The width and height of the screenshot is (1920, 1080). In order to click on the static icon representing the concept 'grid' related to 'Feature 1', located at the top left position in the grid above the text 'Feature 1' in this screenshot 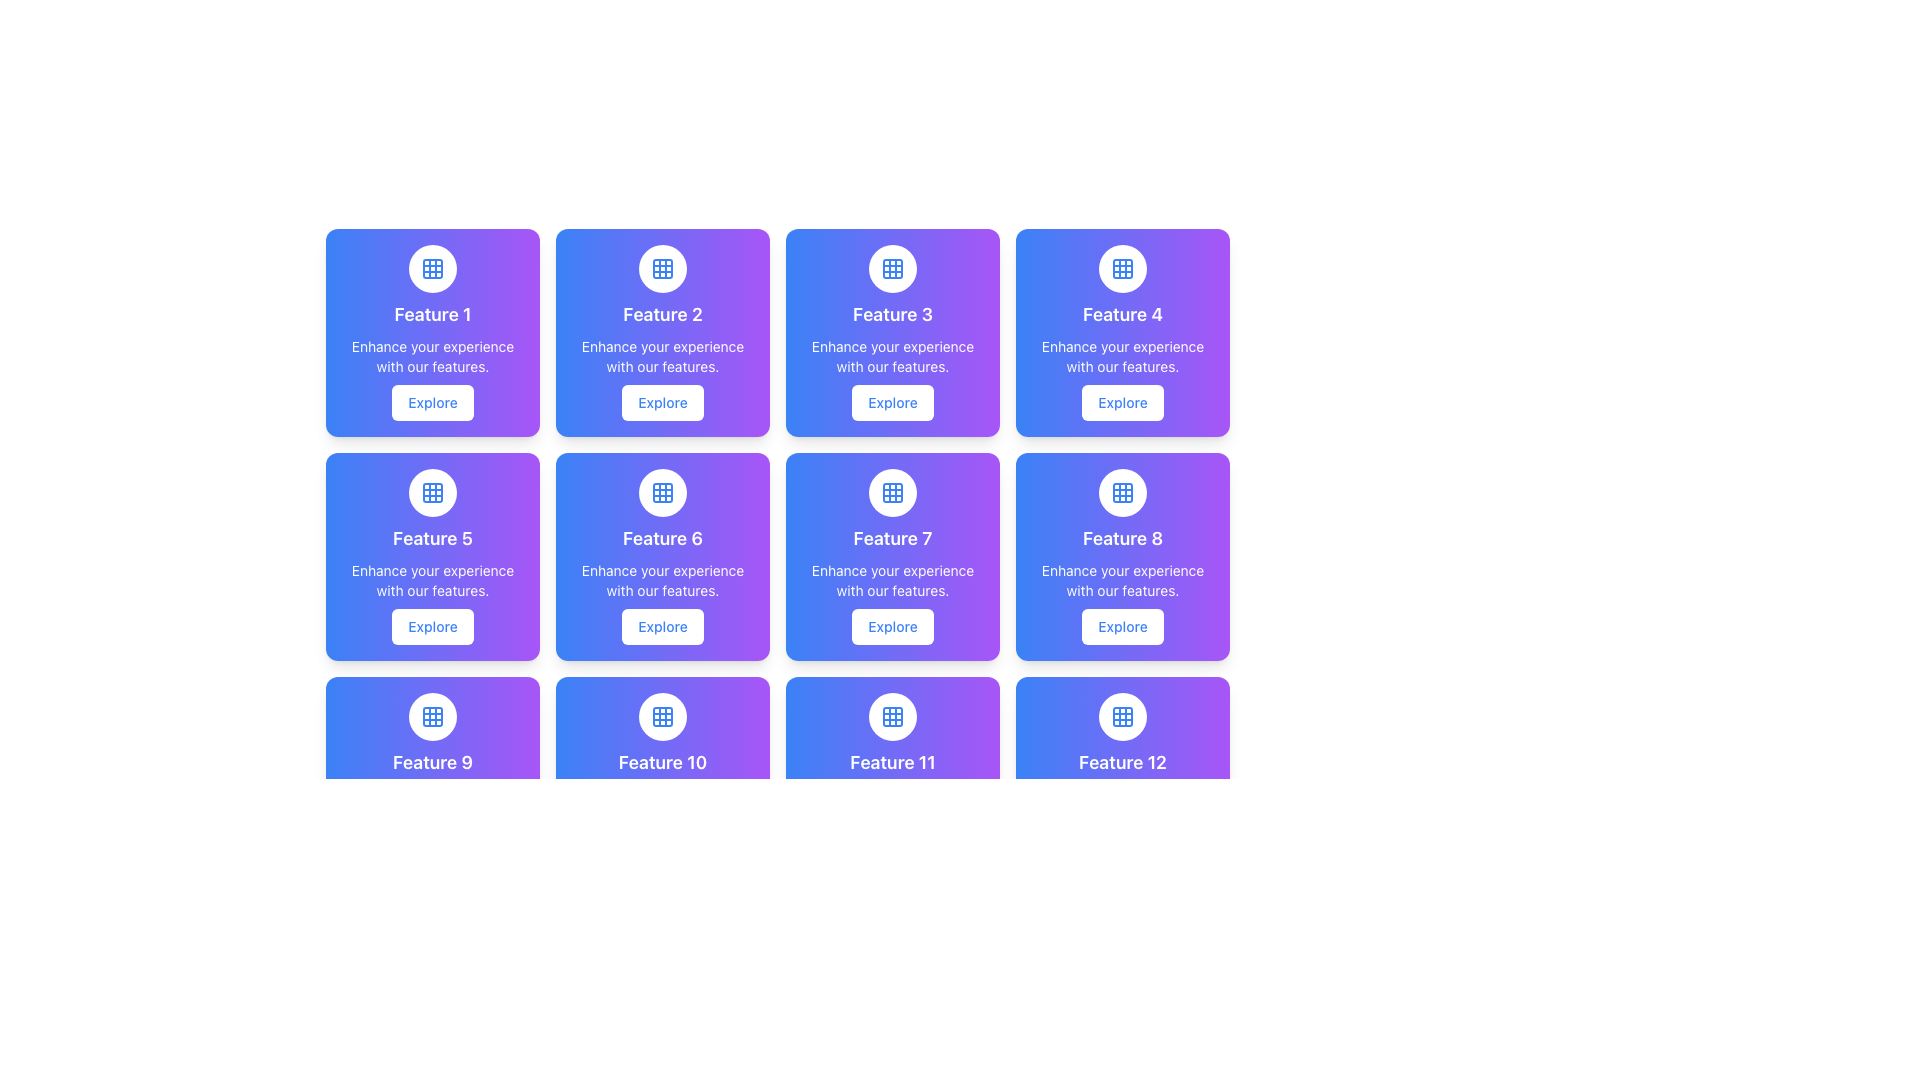, I will do `click(431, 268)`.